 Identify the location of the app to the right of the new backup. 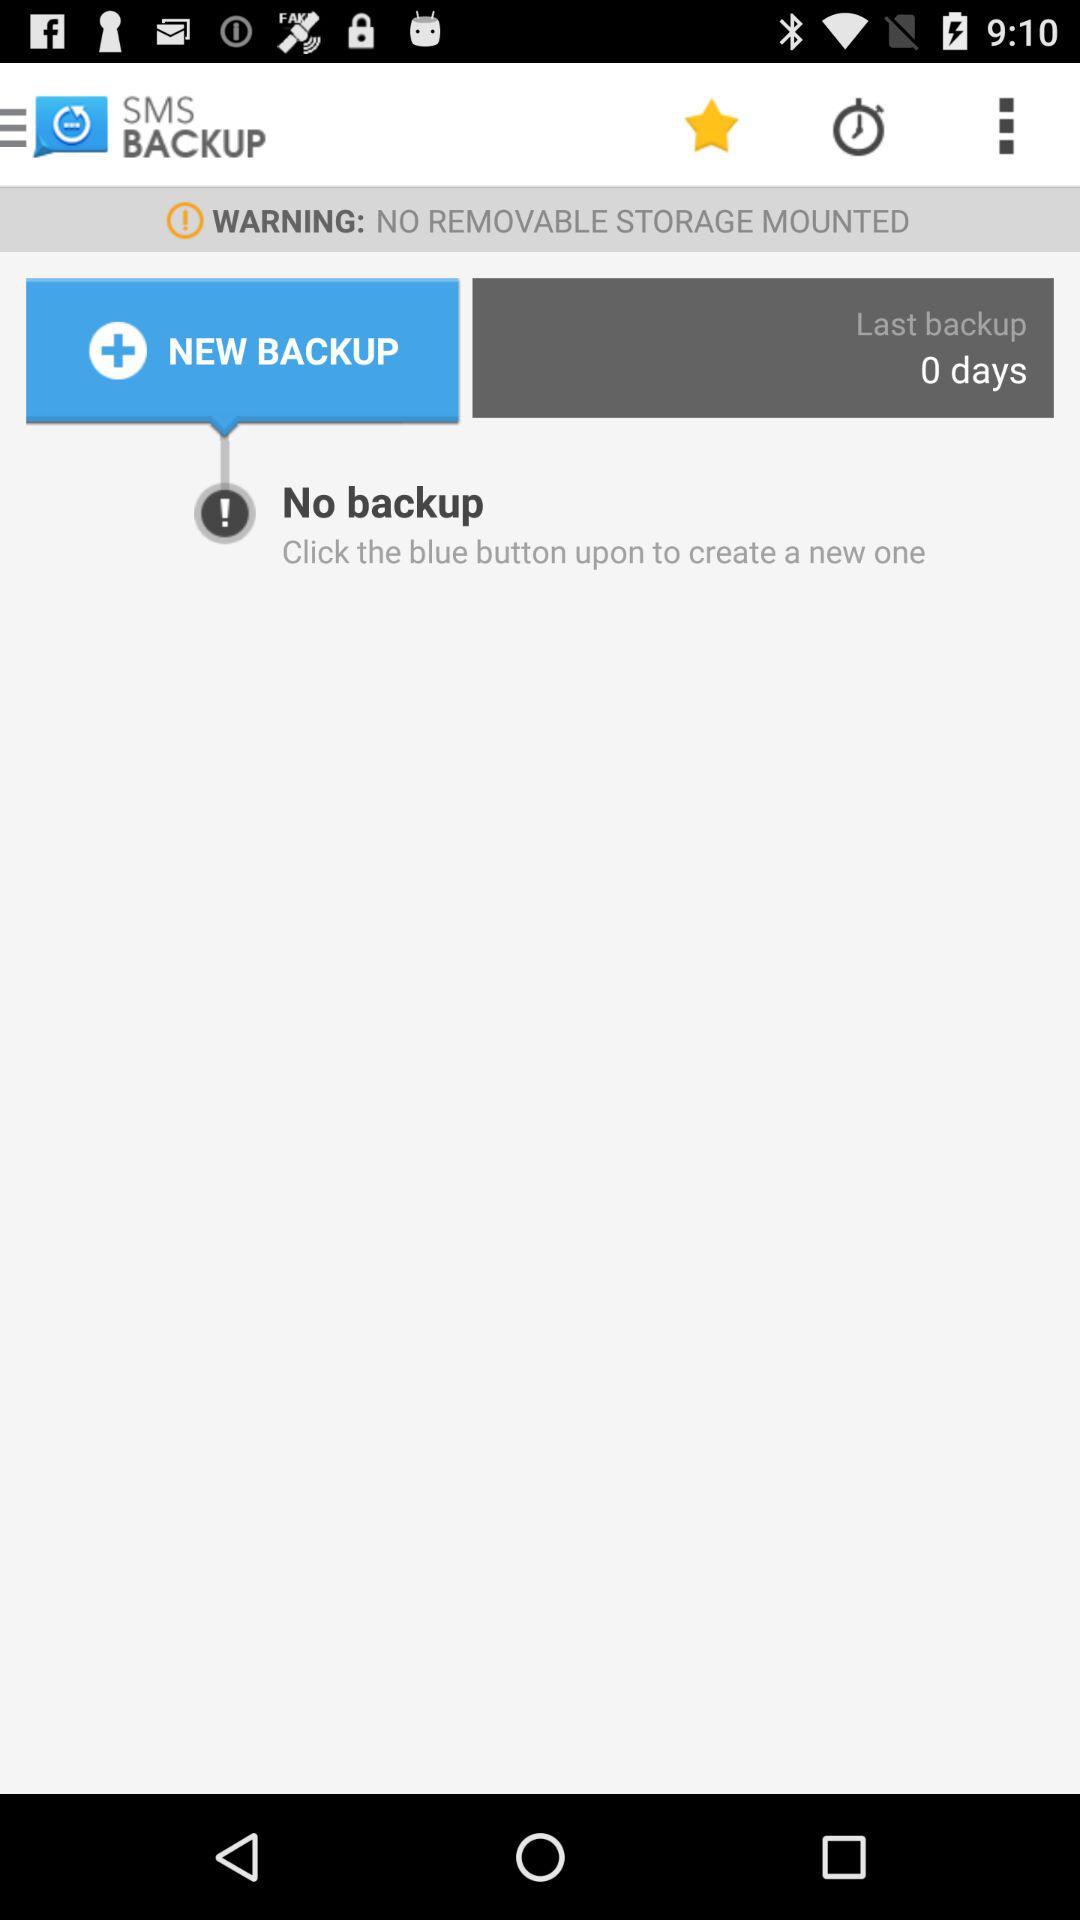
(941, 322).